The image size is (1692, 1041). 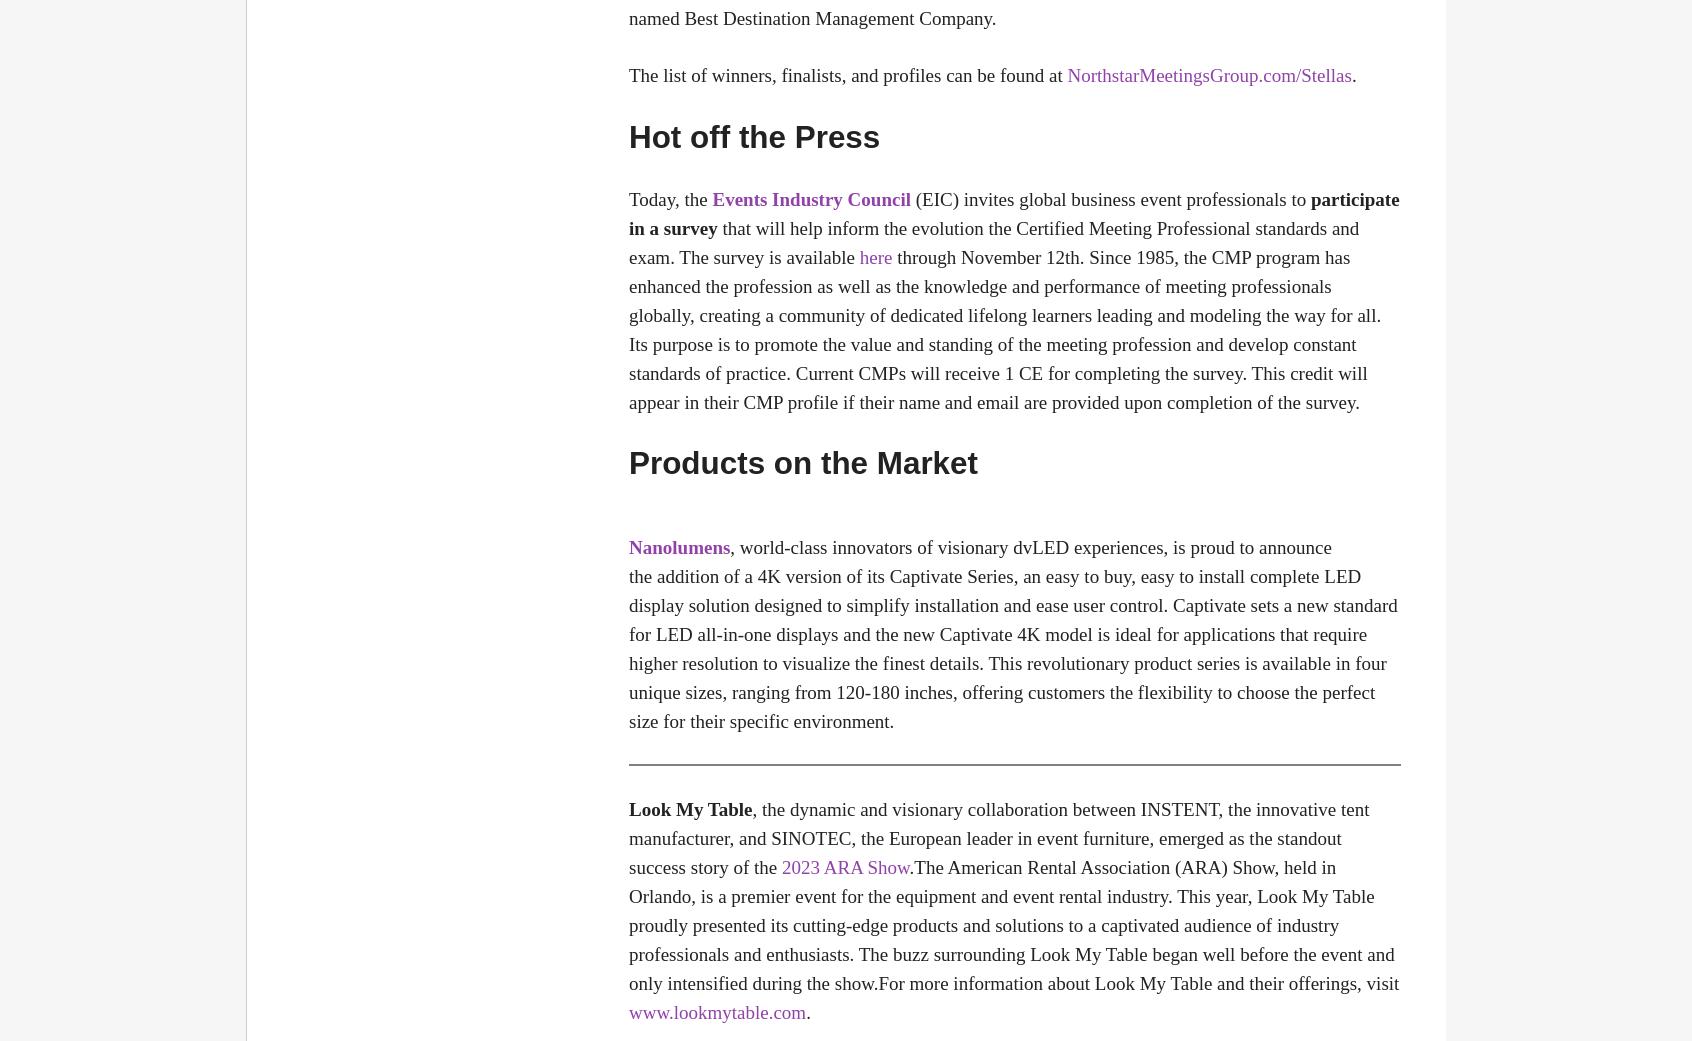 I want to click on 'The list of winners, finalists, and profiles can be found at', so click(x=847, y=74).